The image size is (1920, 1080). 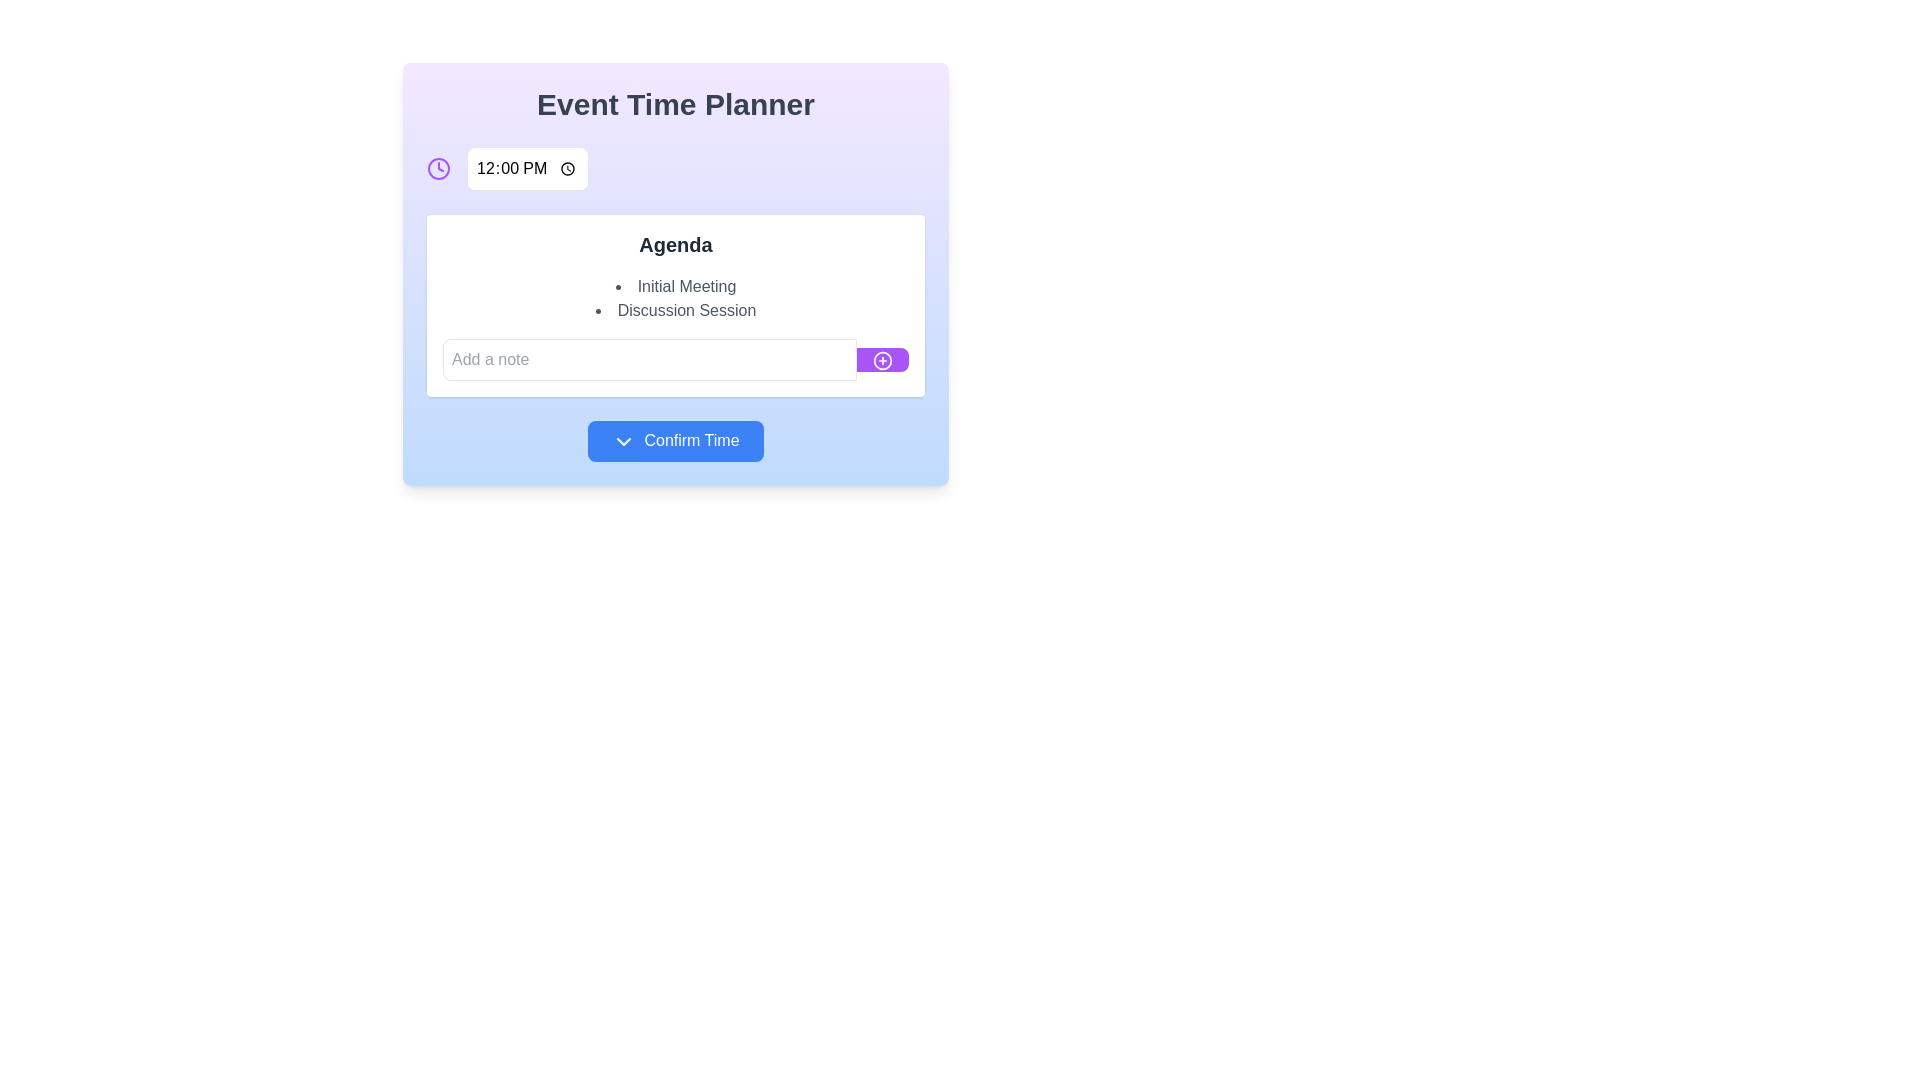 I want to click on the decorative purpose of the downward-facing chevron icon located within the blue 'Confirm Time' button, positioned near the left margin, so click(x=623, y=440).